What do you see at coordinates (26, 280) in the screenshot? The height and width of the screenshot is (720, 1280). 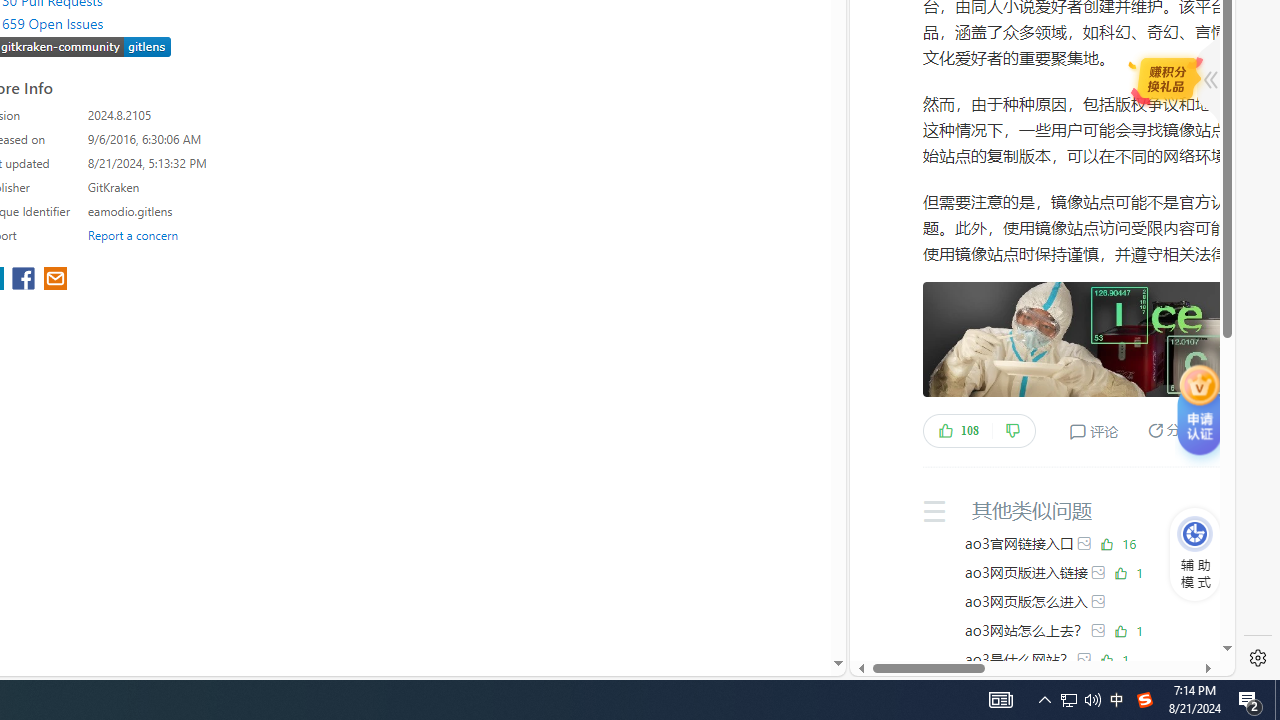 I see `'share extension on facebook'` at bounding box center [26, 280].